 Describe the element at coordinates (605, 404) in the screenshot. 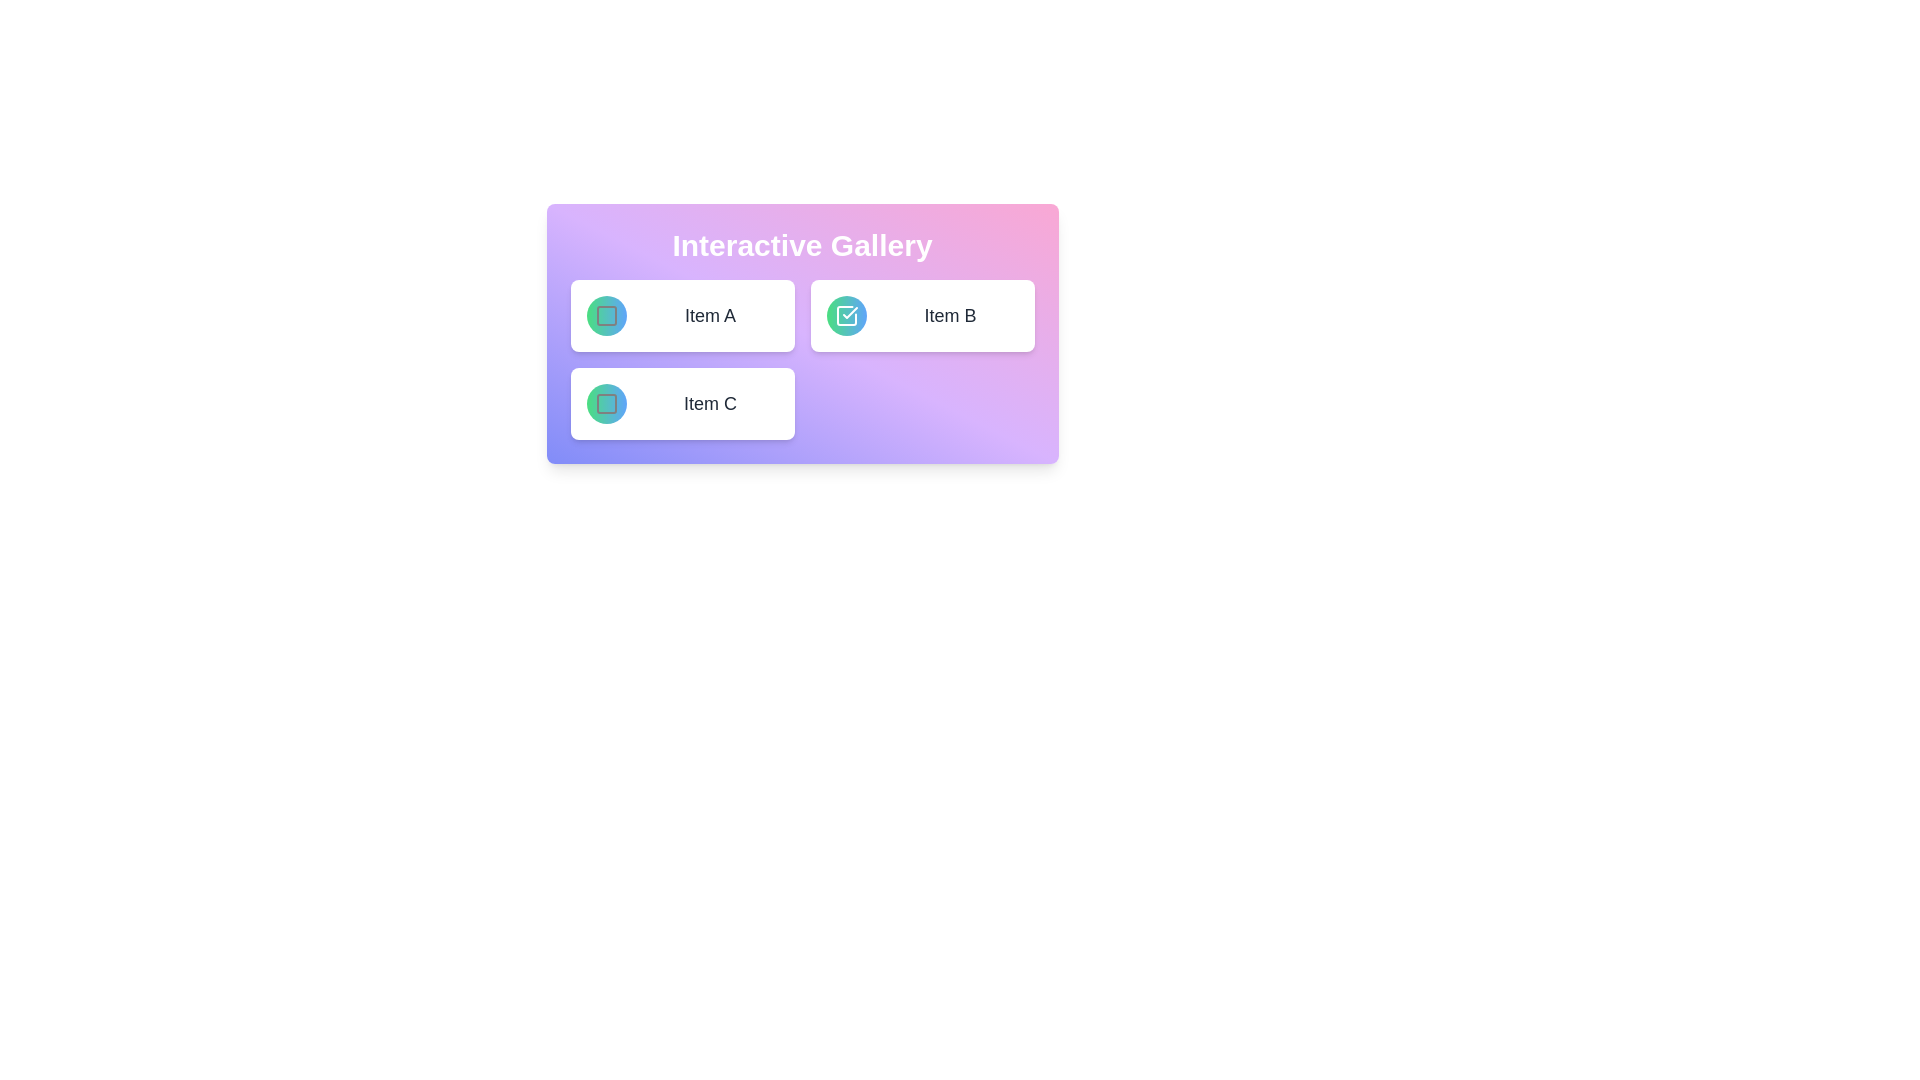

I see `the small, square-shaped UI component with slightly rounded corners located adjacent to the text 'Item C' in the lower-left part of the interactive gallery widget` at that location.